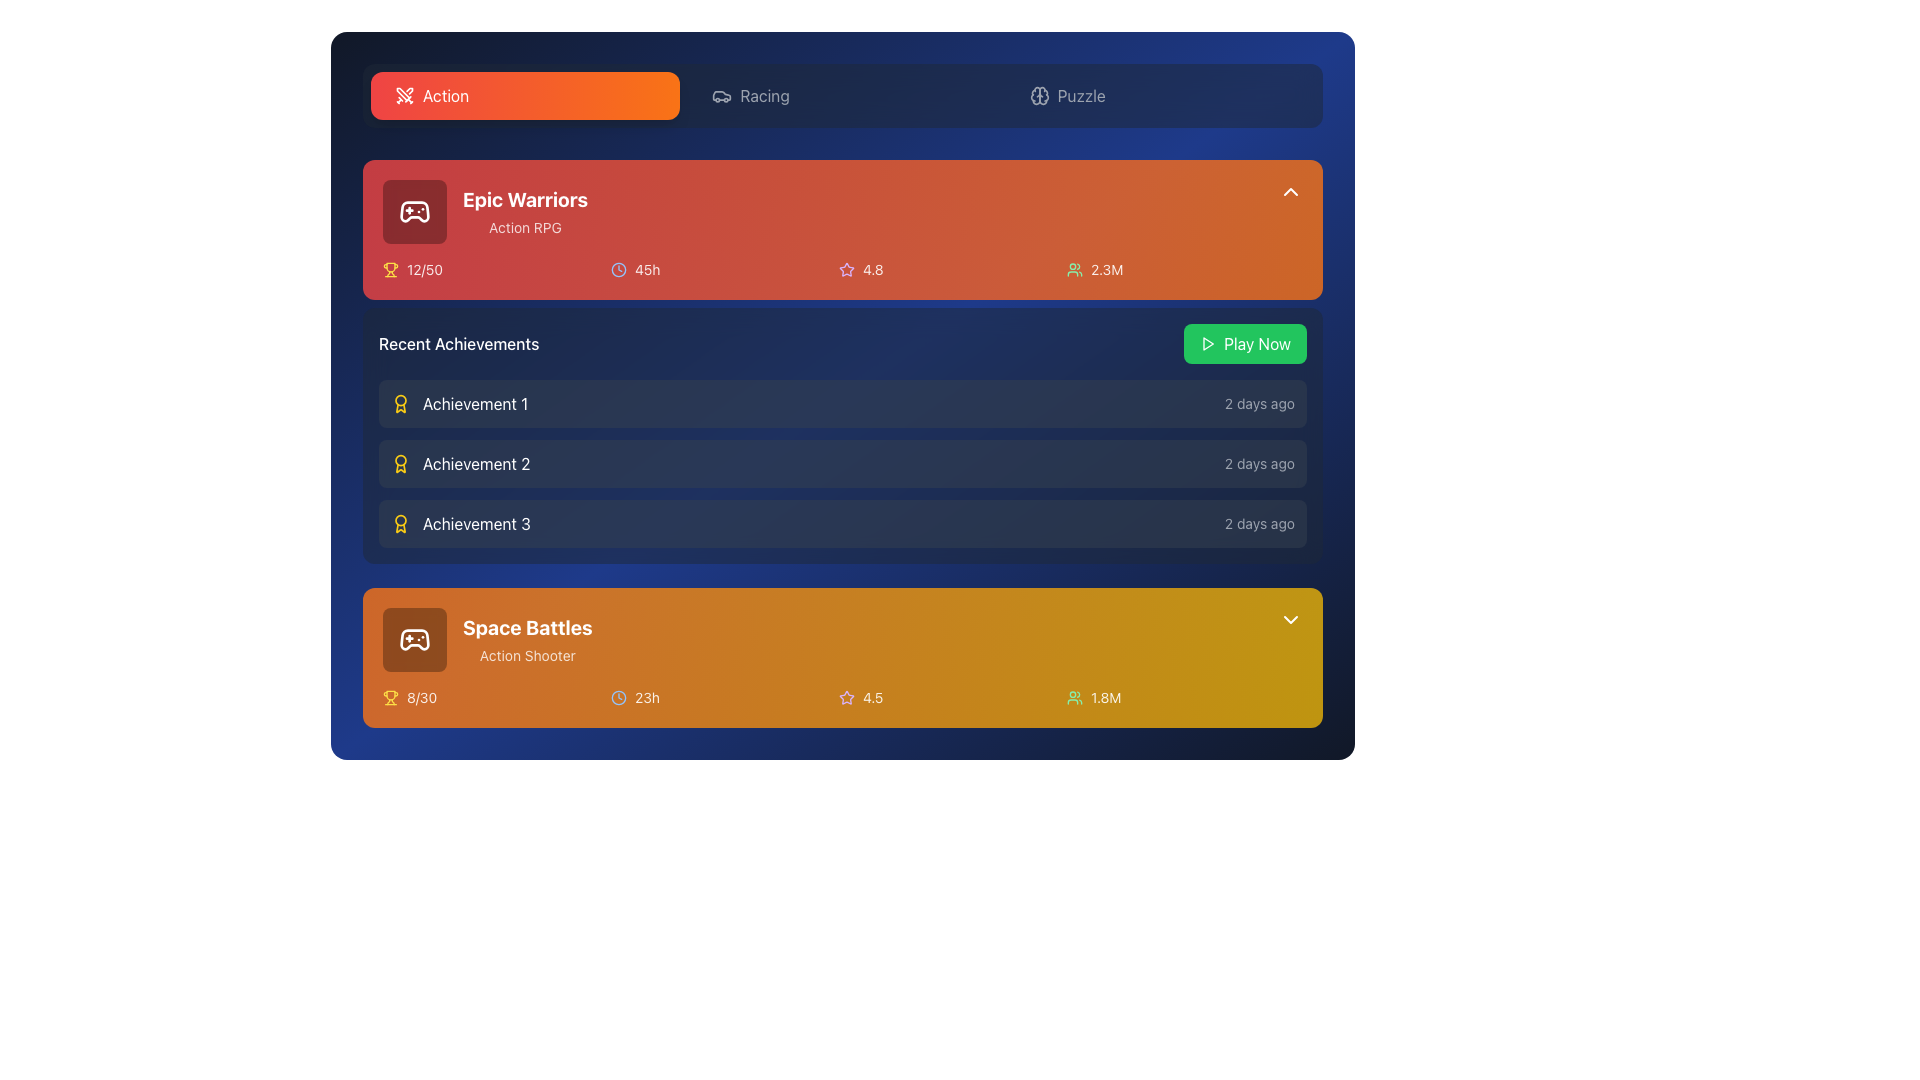 The image size is (1920, 1080). Describe the element at coordinates (830, 212) in the screenshot. I see `to select and view details of the featured item in the 'Action' category, which is the first list item located beneath the category tabs` at that location.